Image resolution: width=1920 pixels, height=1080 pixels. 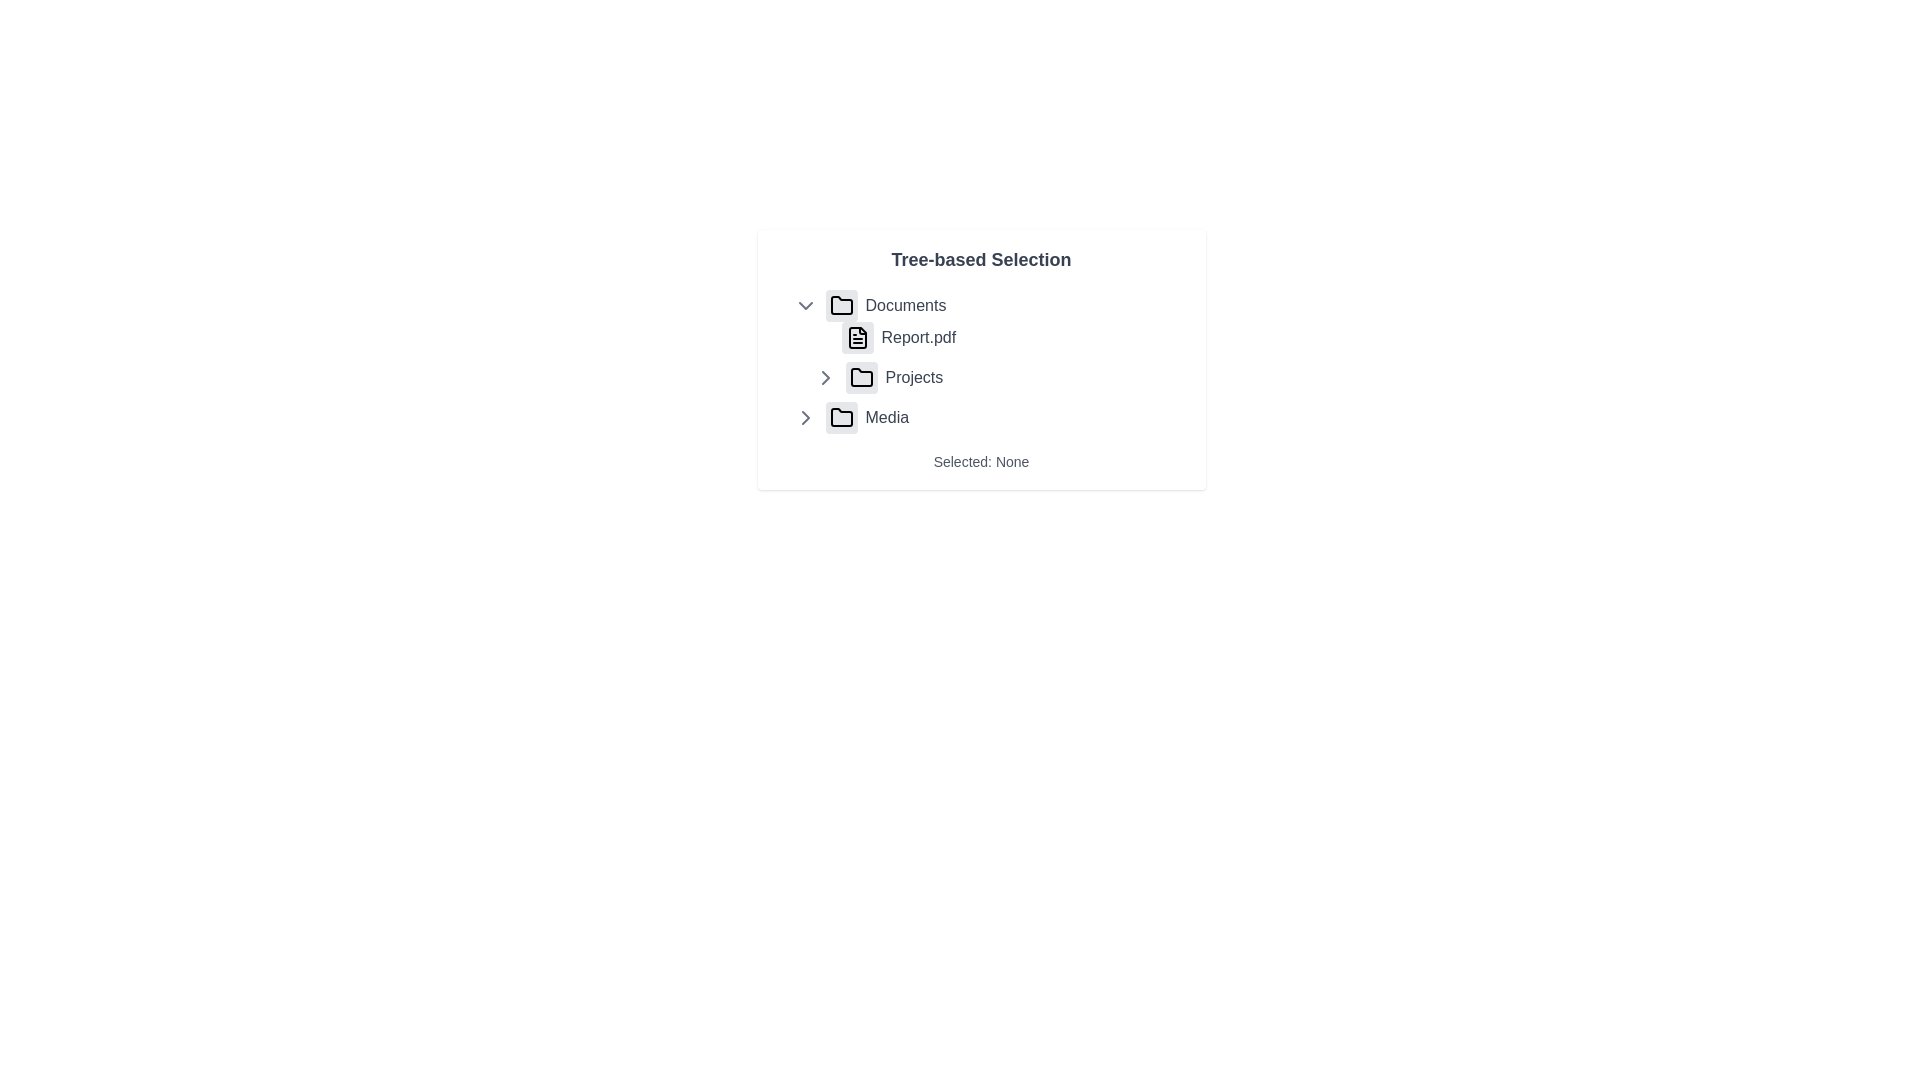 What do you see at coordinates (981, 462) in the screenshot?
I see `the text label displaying 'Selected: None', which is styled in a small, gray font and located in the lower section of the 'Tree-based Selection' panel` at bounding box center [981, 462].